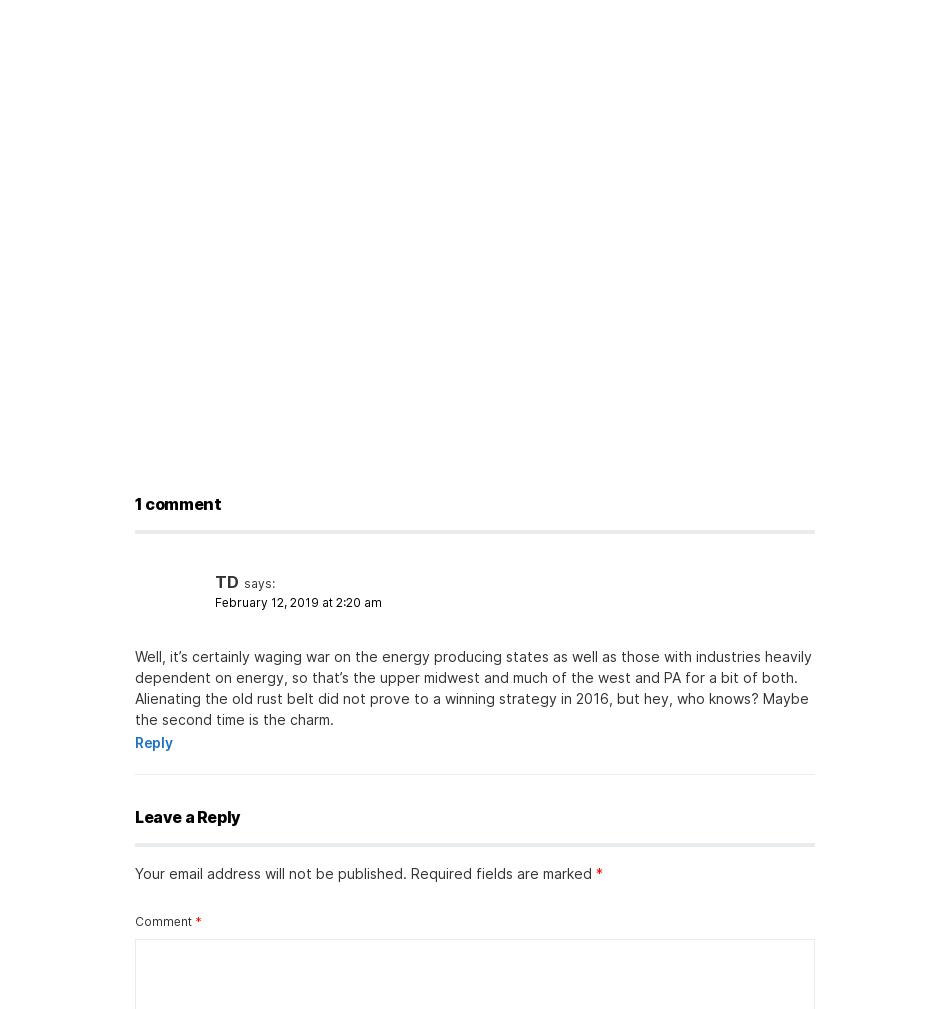 The width and height of the screenshot is (950, 1009). What do you see at coordinates (214, 602) in the screenshot?
I see `'February 12, 2019 at 2:20 am'` at bounding box center [214, 602].